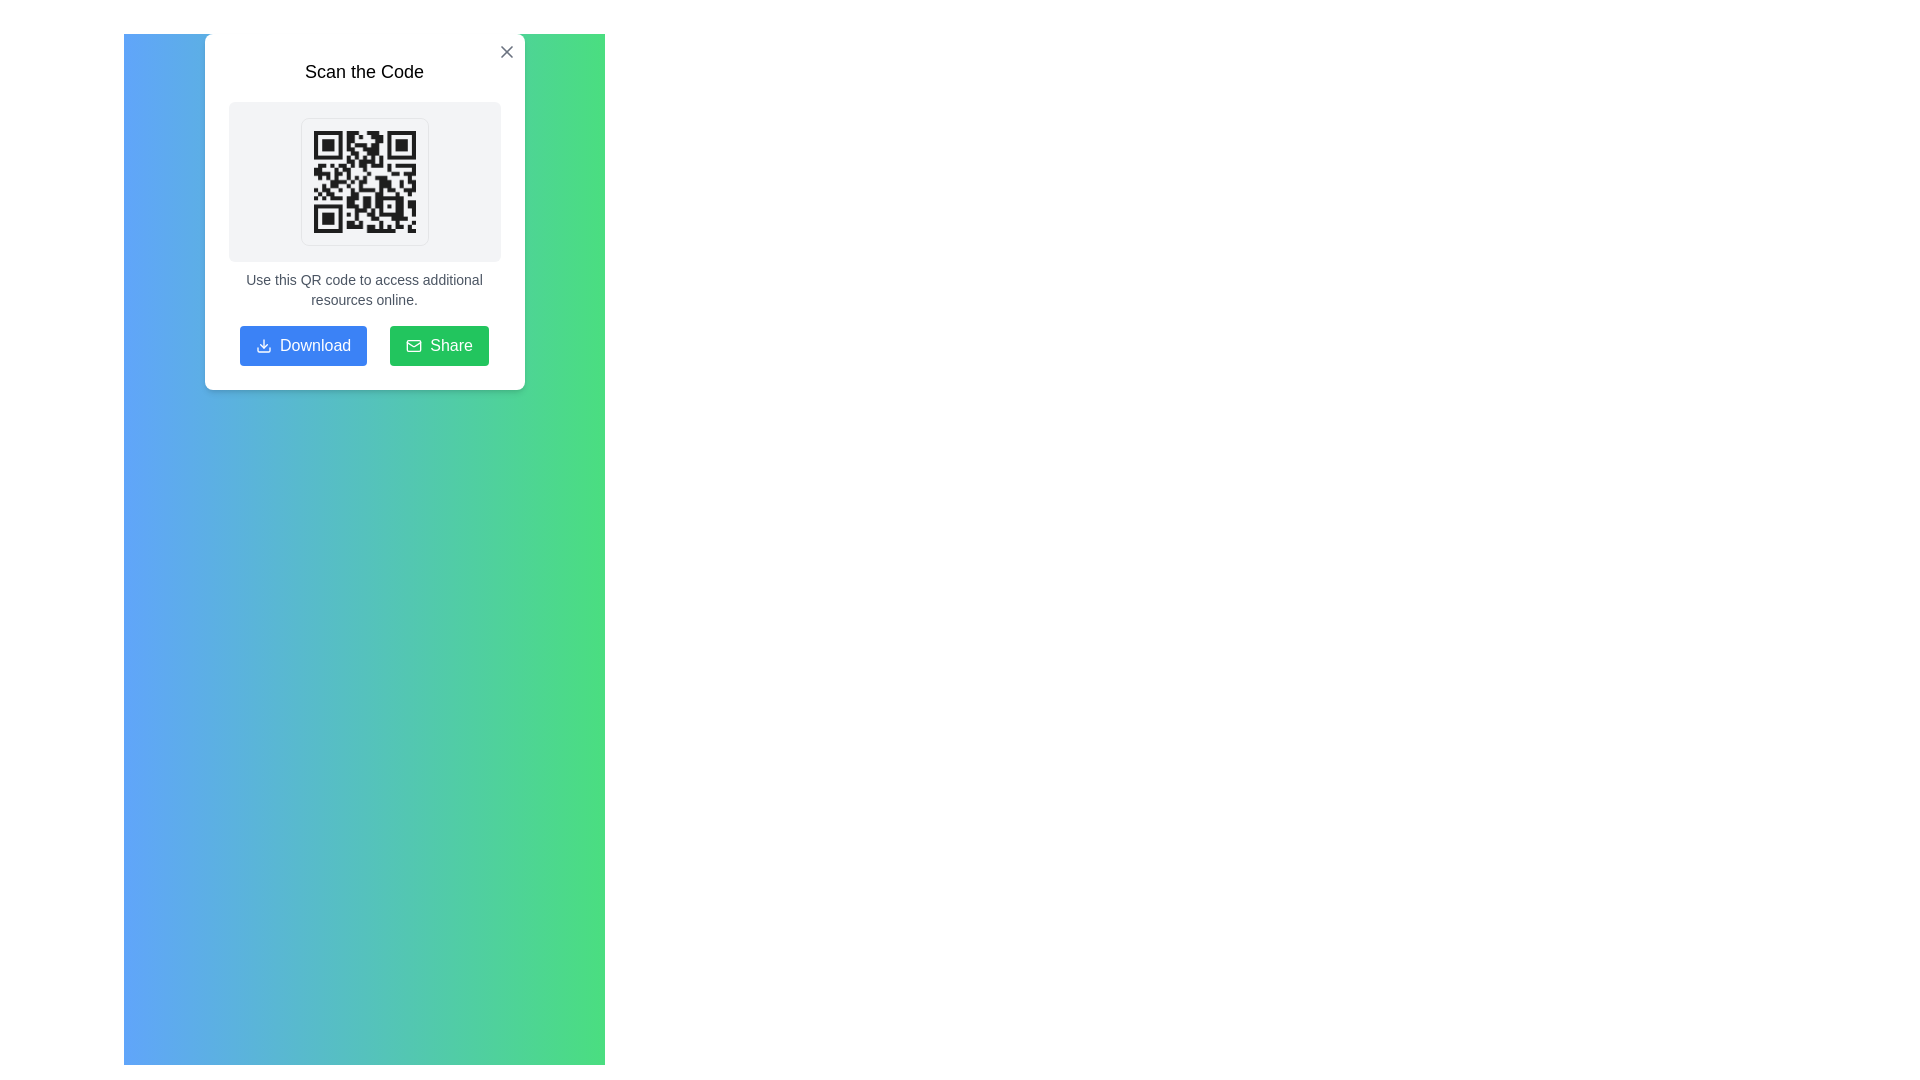  What do you see at coordinates (413, 345) in the screenshot?
I see `the 'Share' button icon located to the left of the text label 'Share'` at bounding box center [413, 345].